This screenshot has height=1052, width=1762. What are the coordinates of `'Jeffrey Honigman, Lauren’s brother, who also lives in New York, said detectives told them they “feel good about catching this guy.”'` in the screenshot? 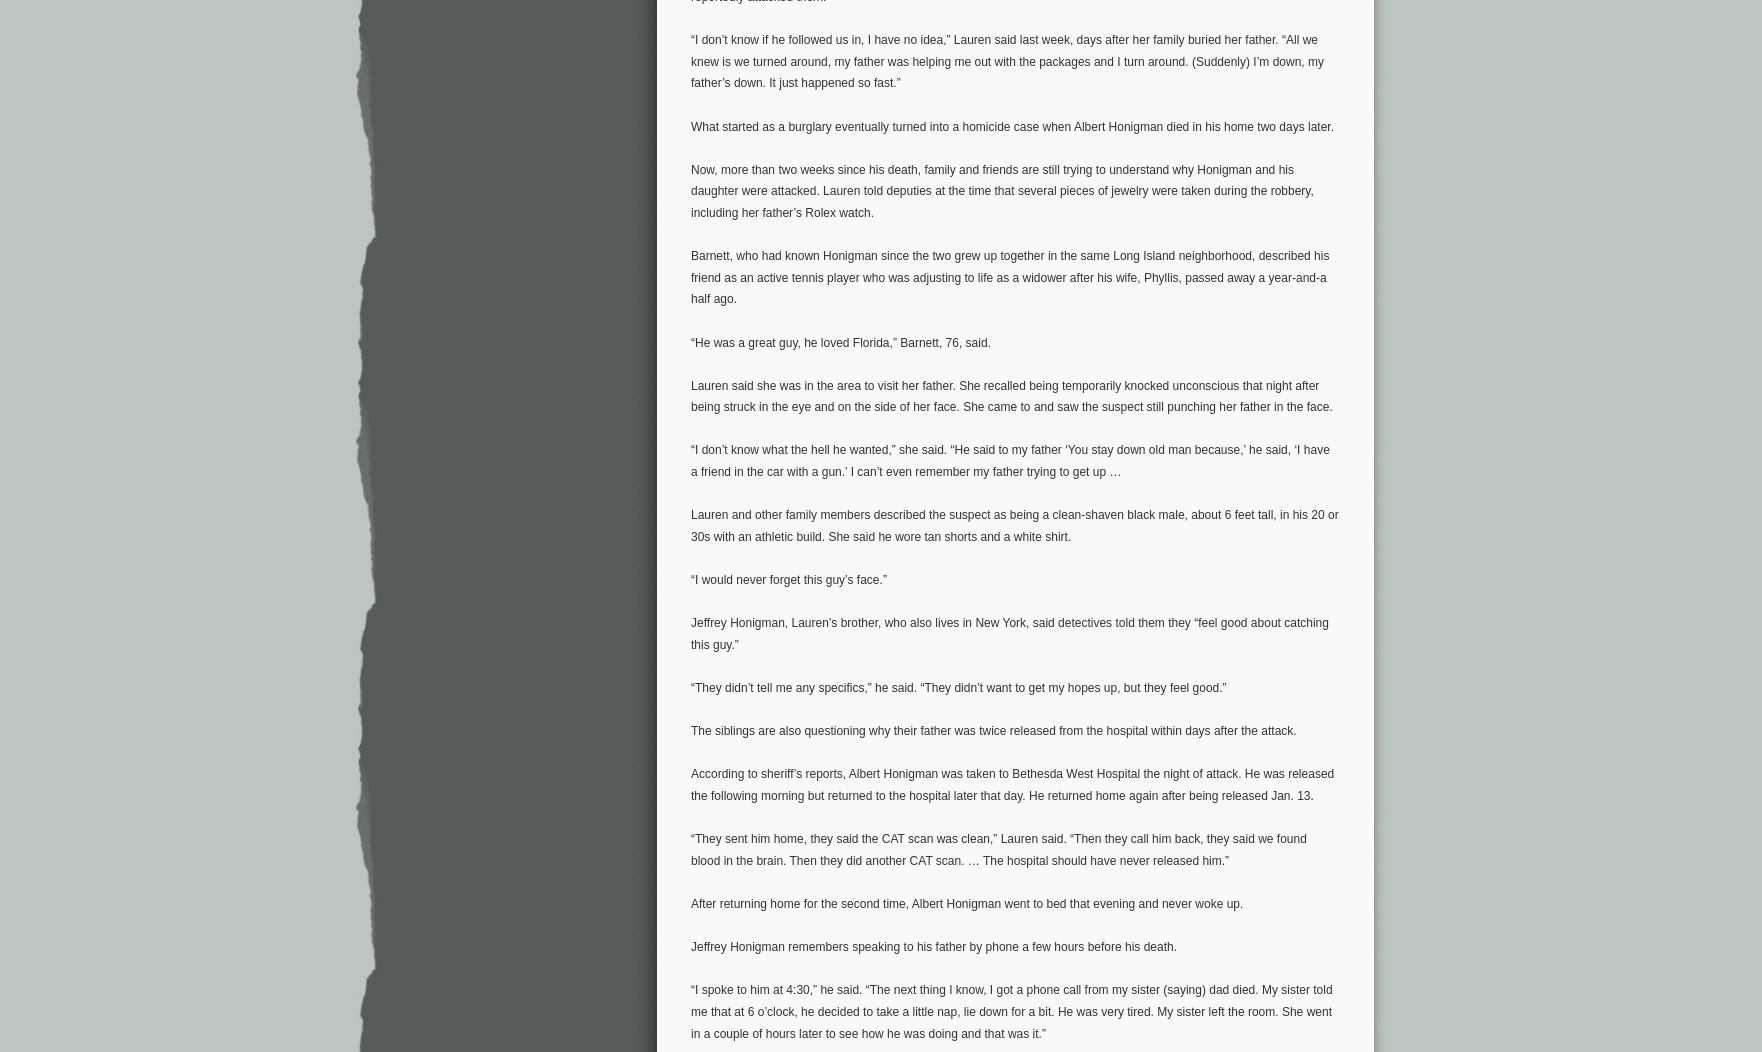 It's located at (1009, 633).